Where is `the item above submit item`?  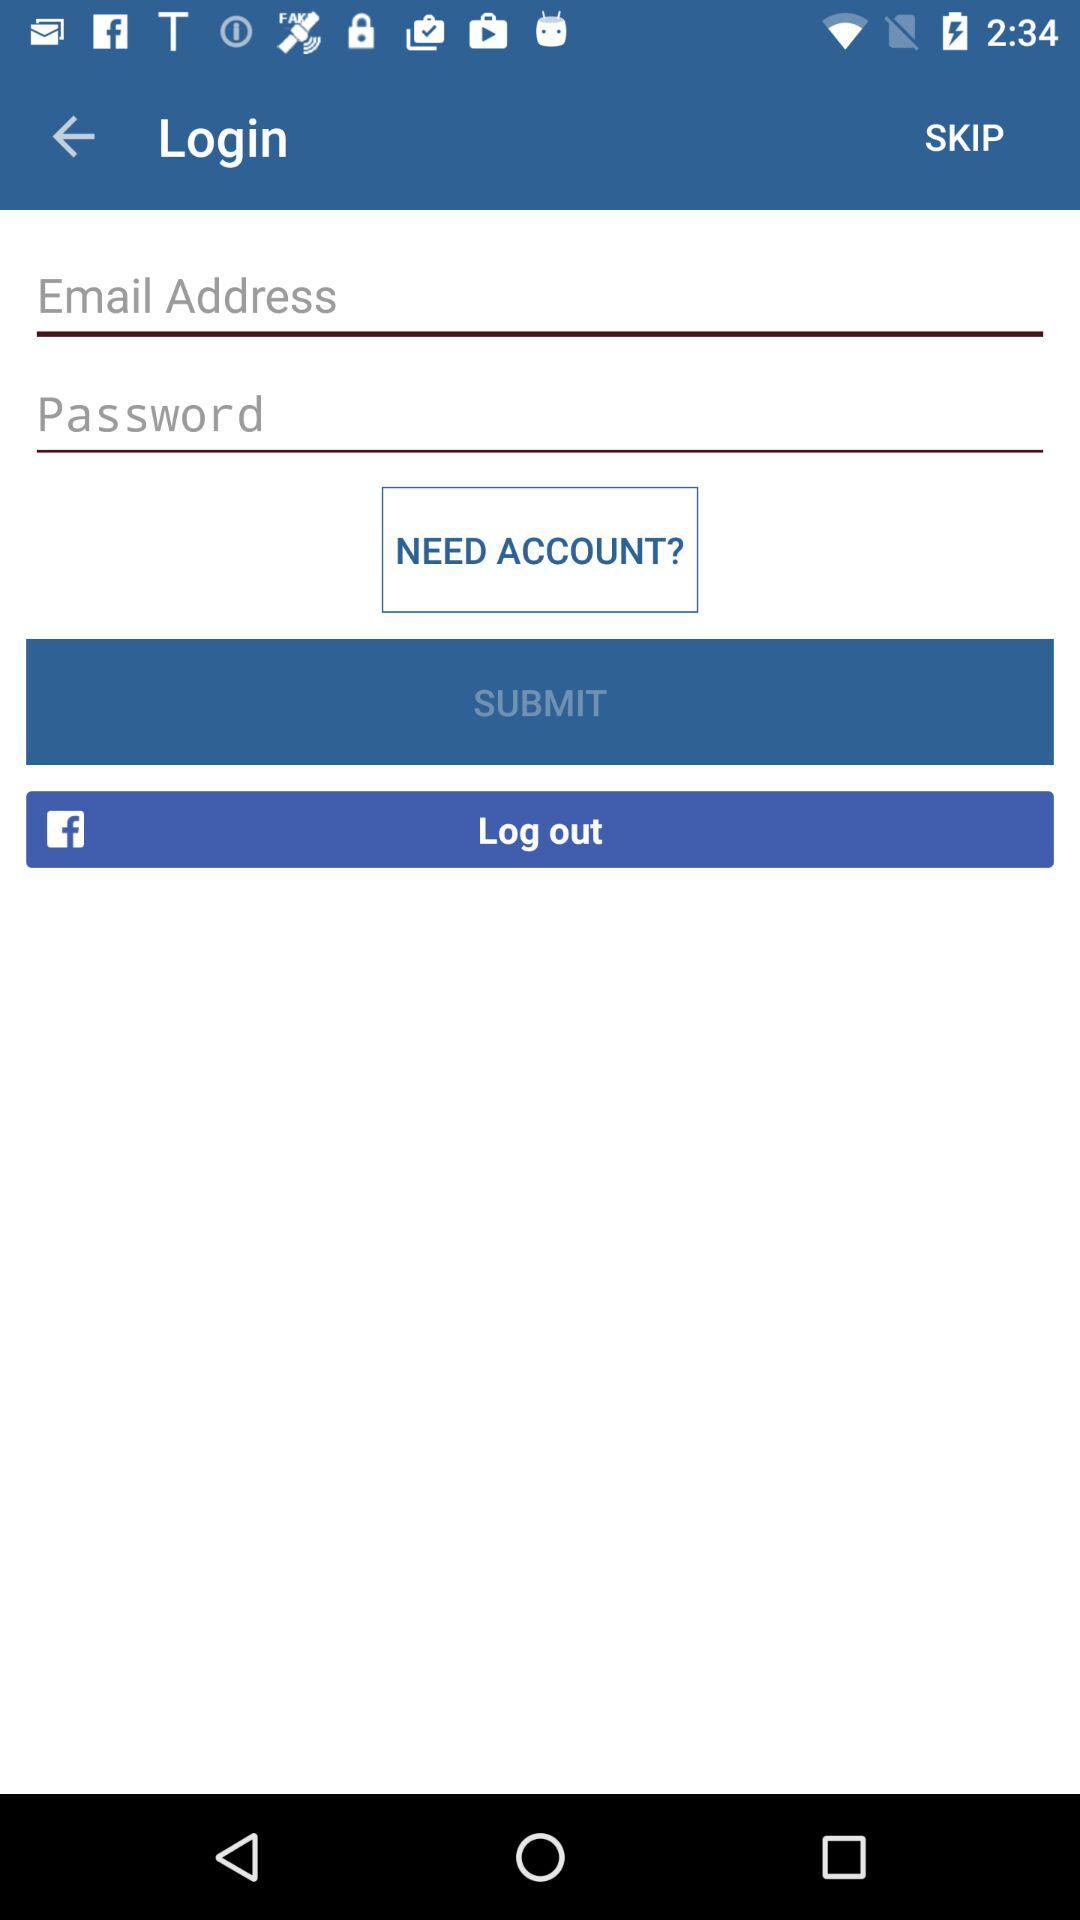 the item above submit item is located at coordinates (540, 549).